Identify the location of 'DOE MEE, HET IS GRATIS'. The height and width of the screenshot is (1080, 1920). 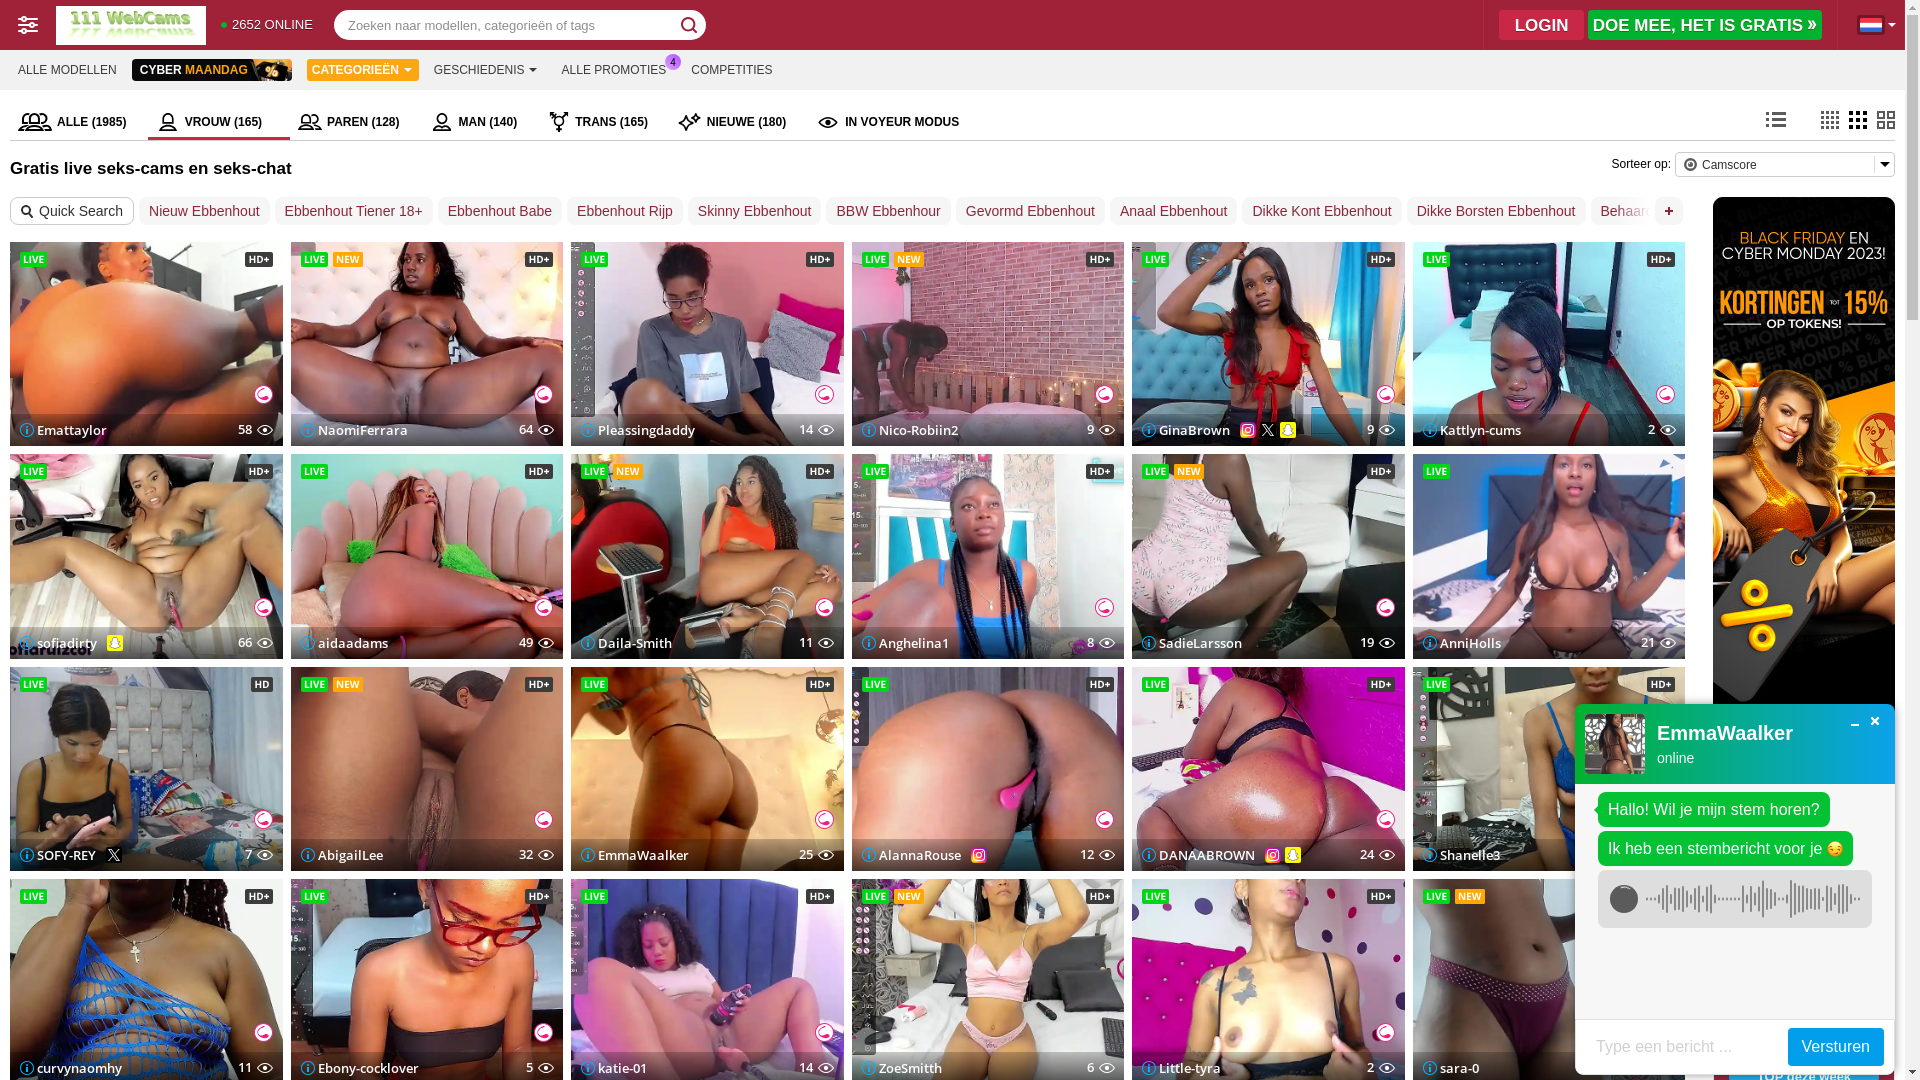
(1703, 24).